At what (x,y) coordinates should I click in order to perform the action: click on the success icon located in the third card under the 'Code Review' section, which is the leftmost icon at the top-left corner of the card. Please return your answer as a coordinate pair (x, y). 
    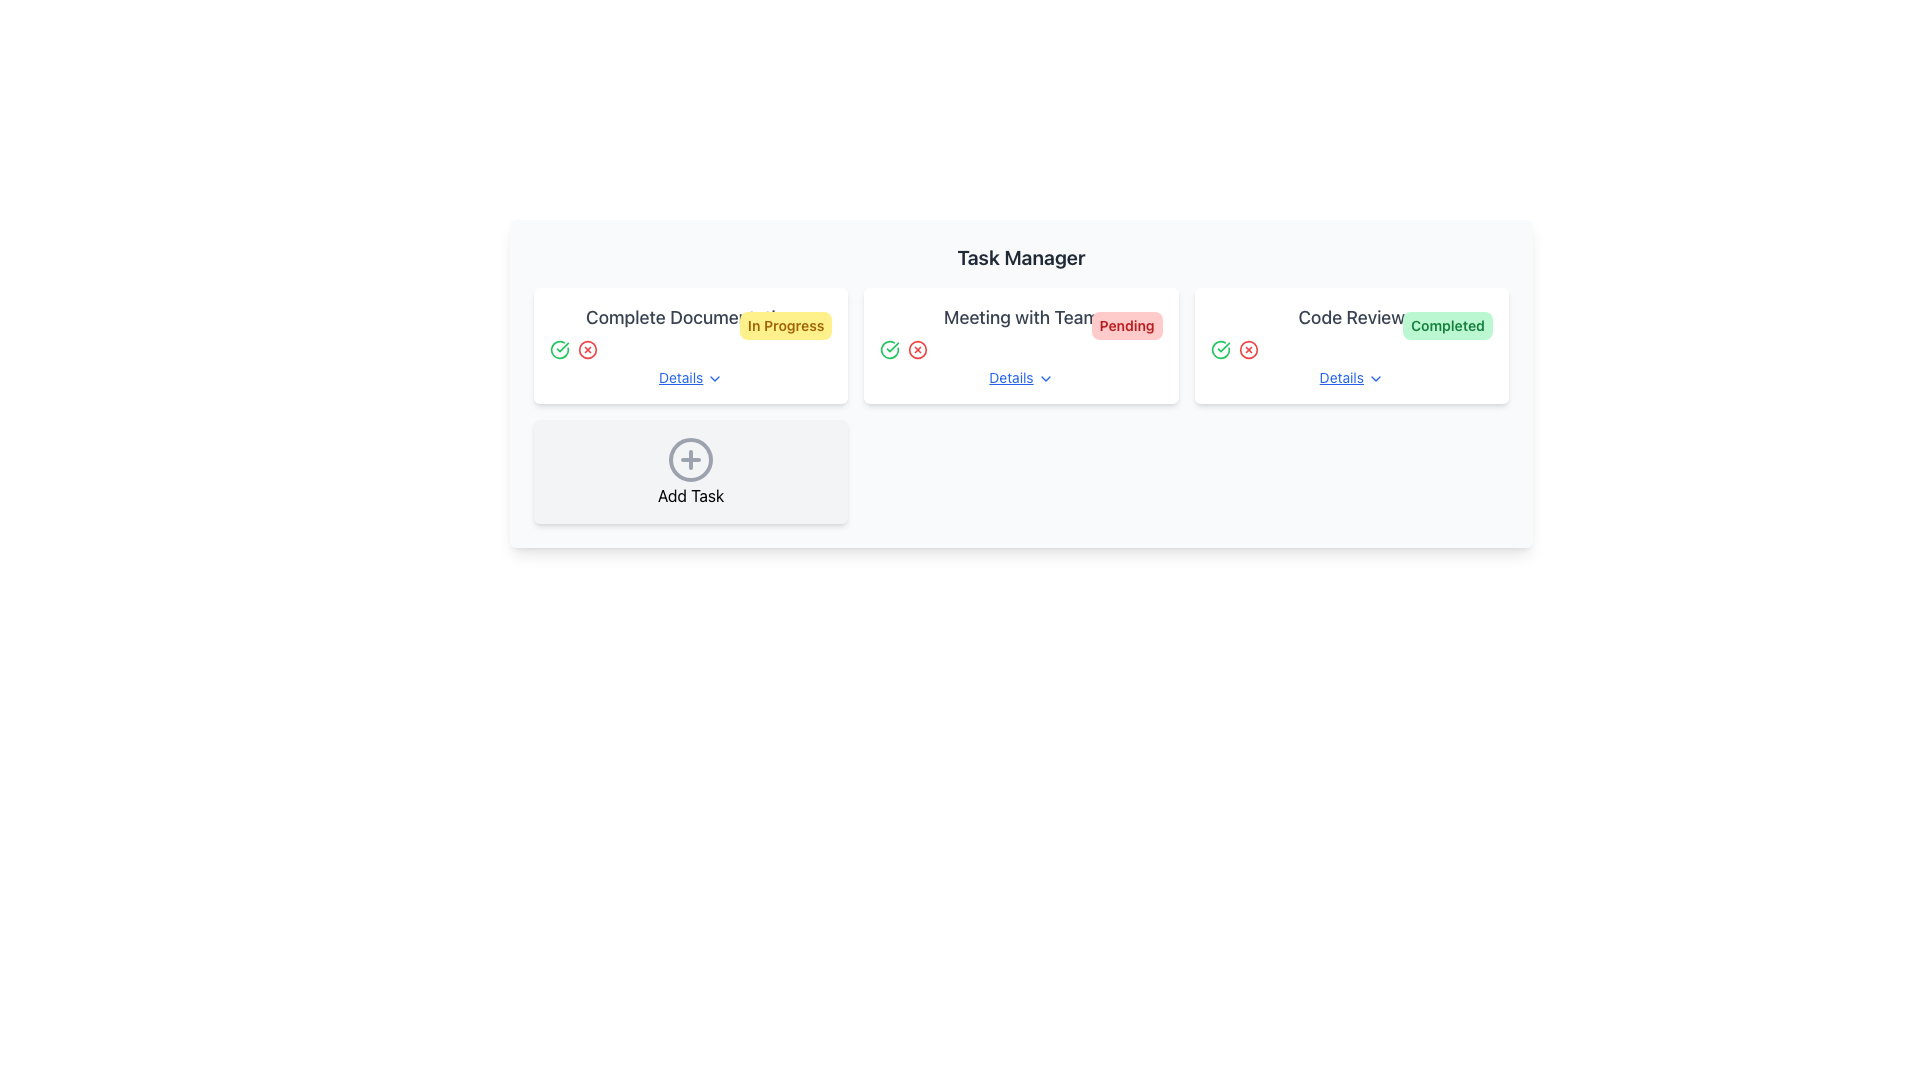
    Looking at the image, I should click on (1219, 349).